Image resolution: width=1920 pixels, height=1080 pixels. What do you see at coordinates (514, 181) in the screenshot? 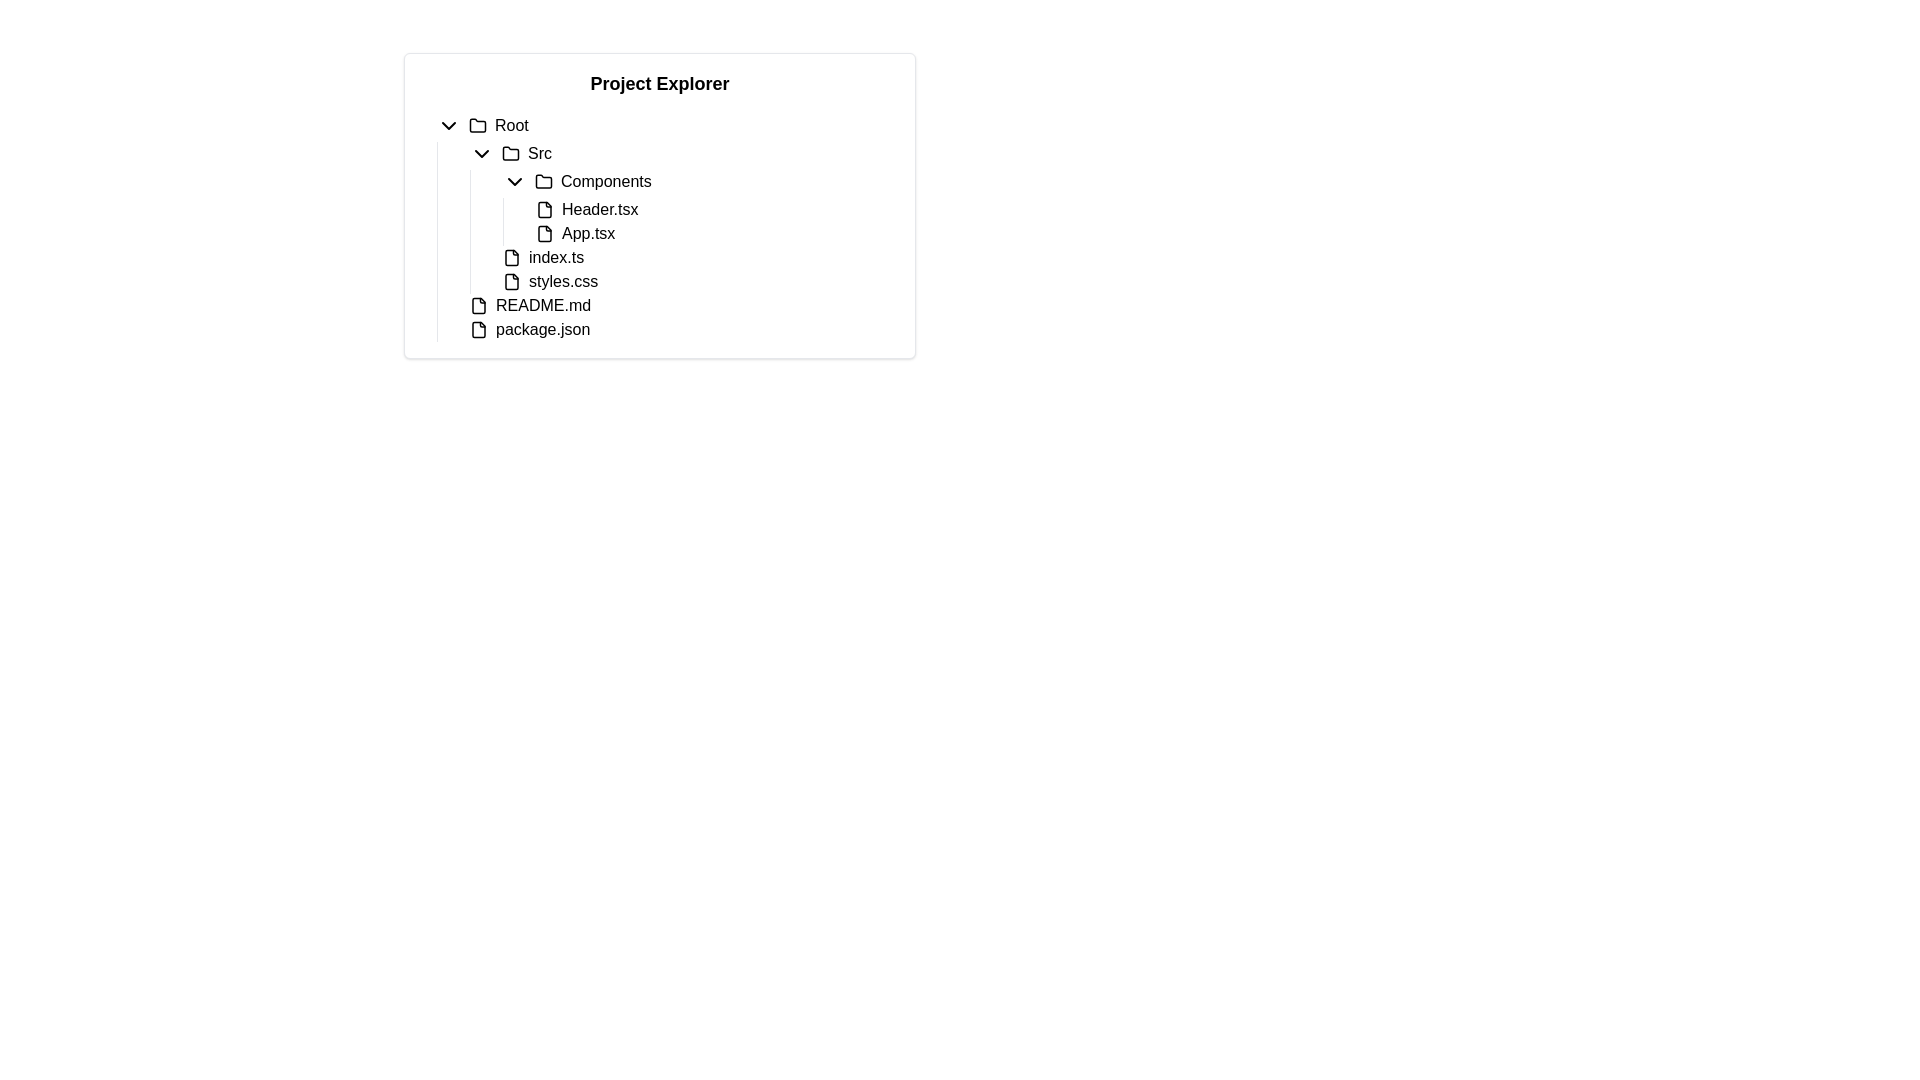
I see `the toggle icon` at bounding box center [514, 181].